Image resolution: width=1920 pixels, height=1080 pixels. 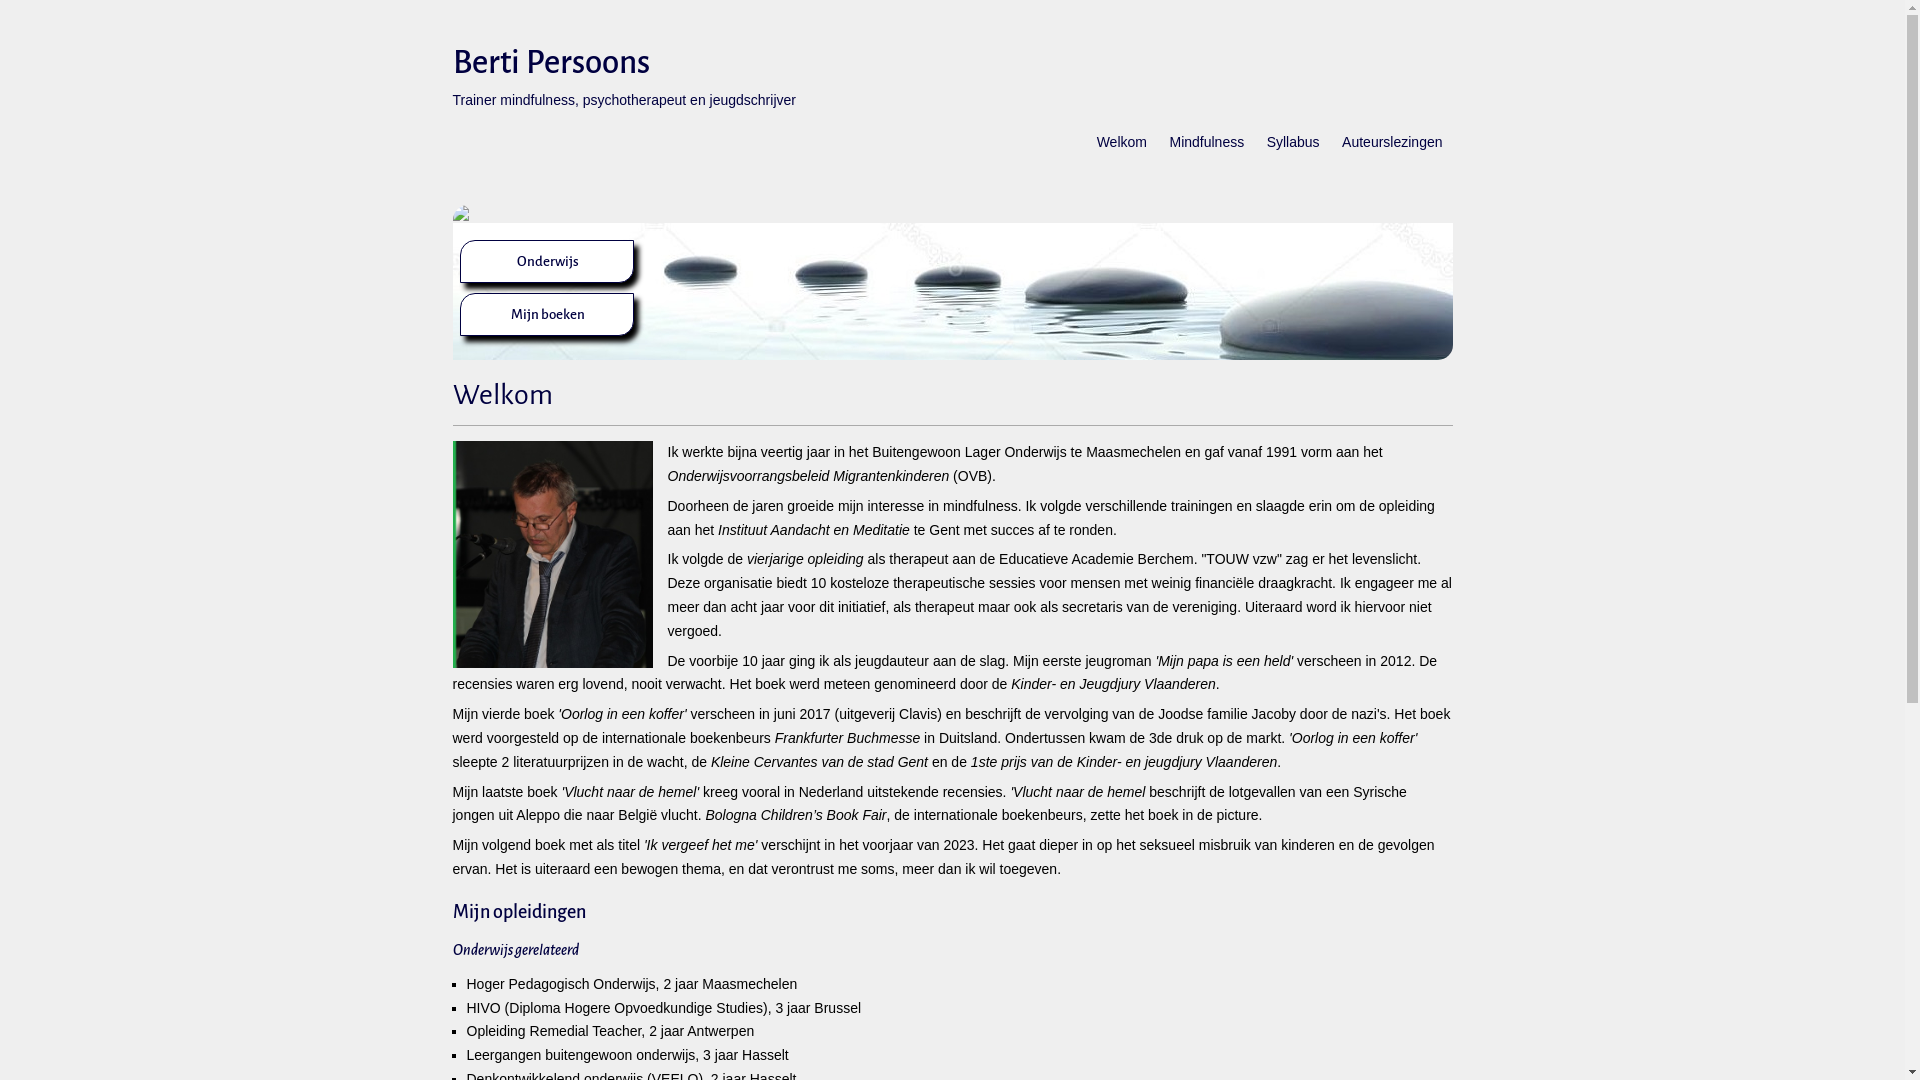 I want to click on 'Mindfulness', so click(x=1158, y=151).